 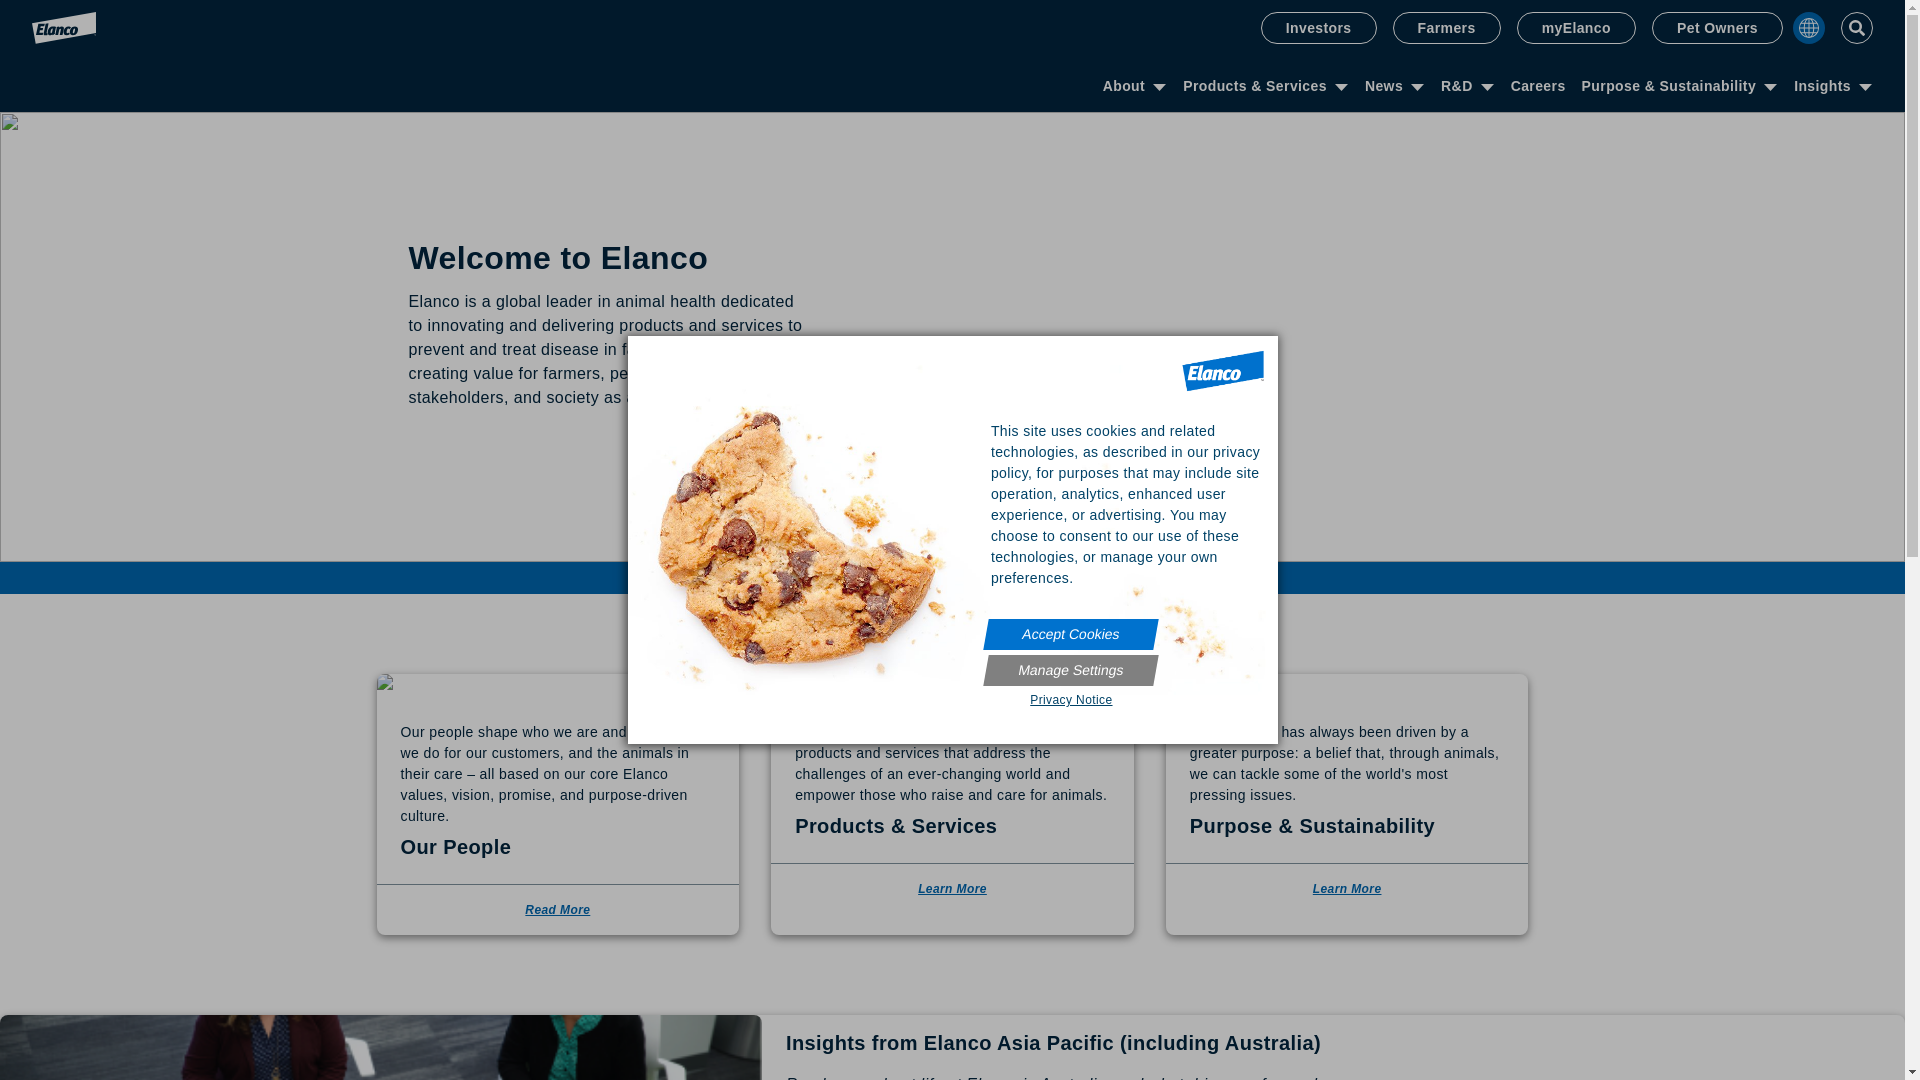 I want to click on 'Farmers', so click(x=1446, y=27).